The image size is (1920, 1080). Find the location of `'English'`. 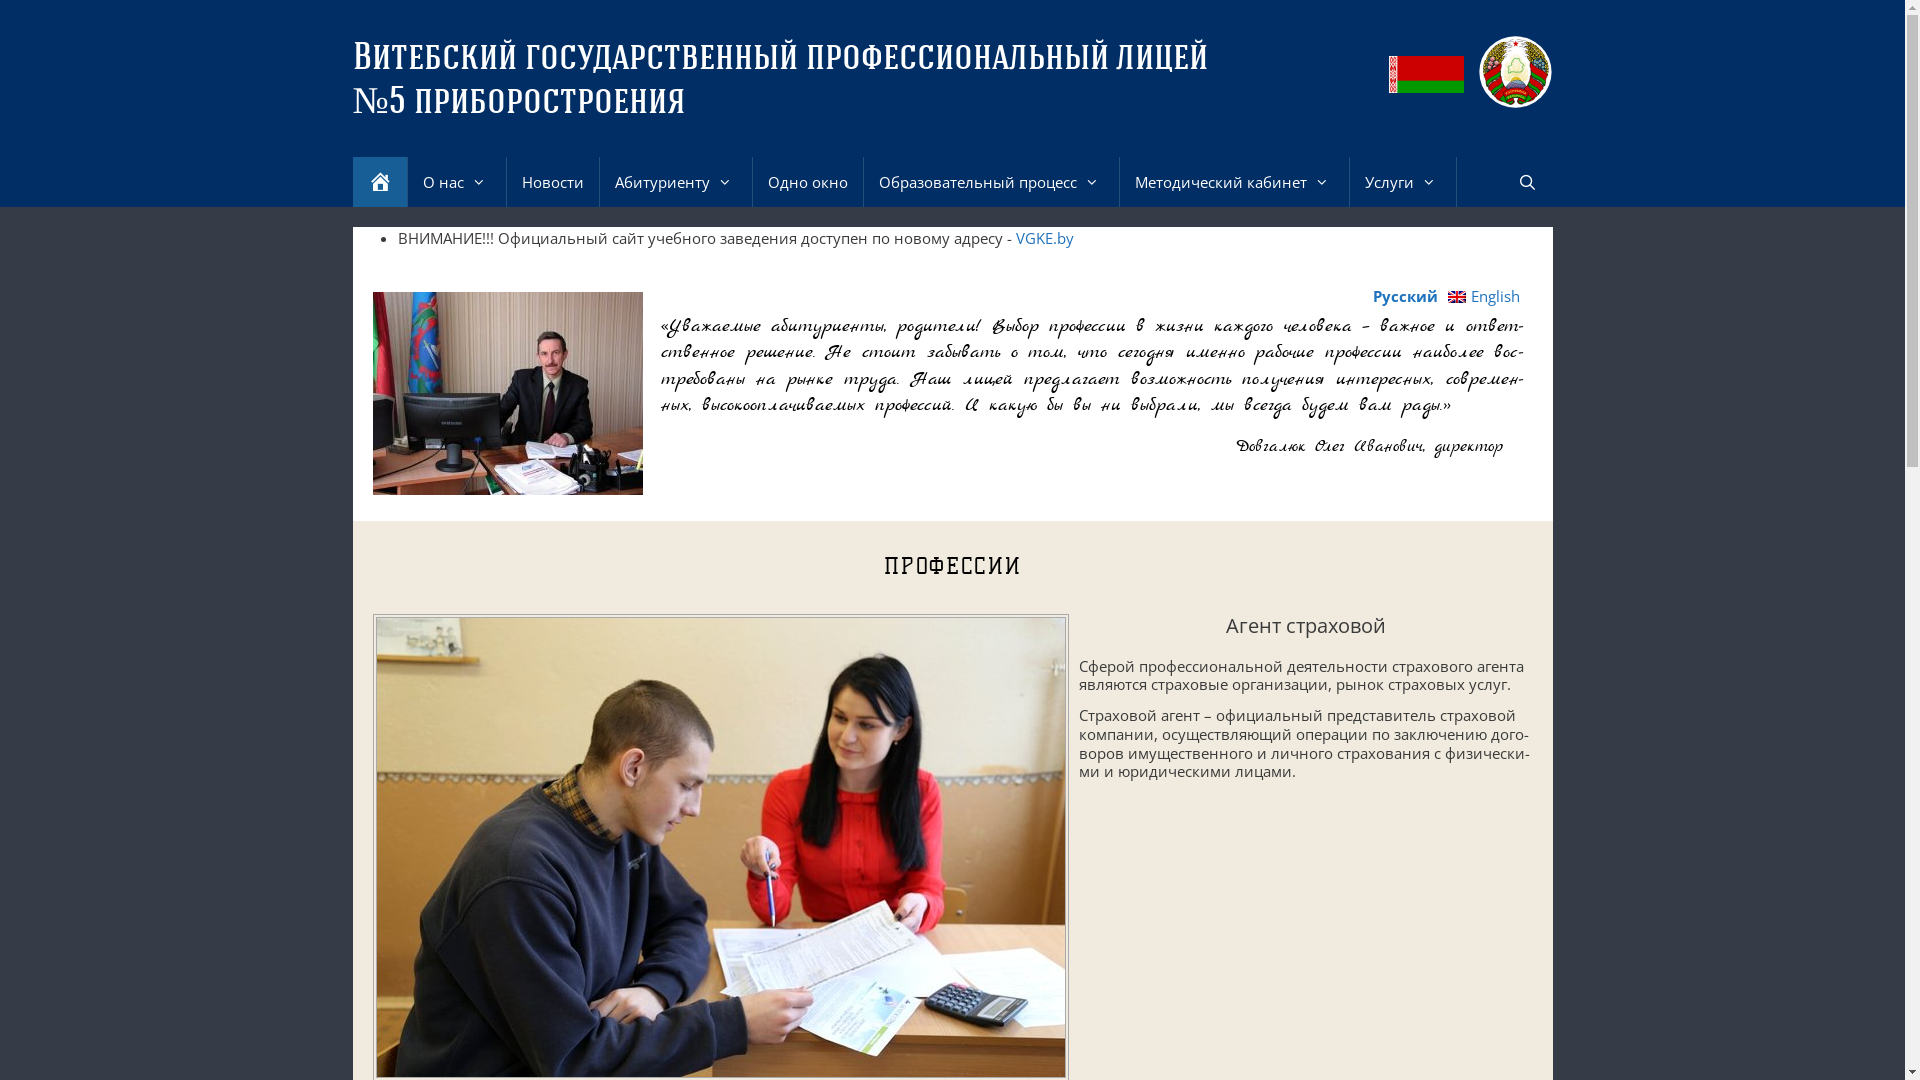

'English' is located at coordinates (1483, 296).